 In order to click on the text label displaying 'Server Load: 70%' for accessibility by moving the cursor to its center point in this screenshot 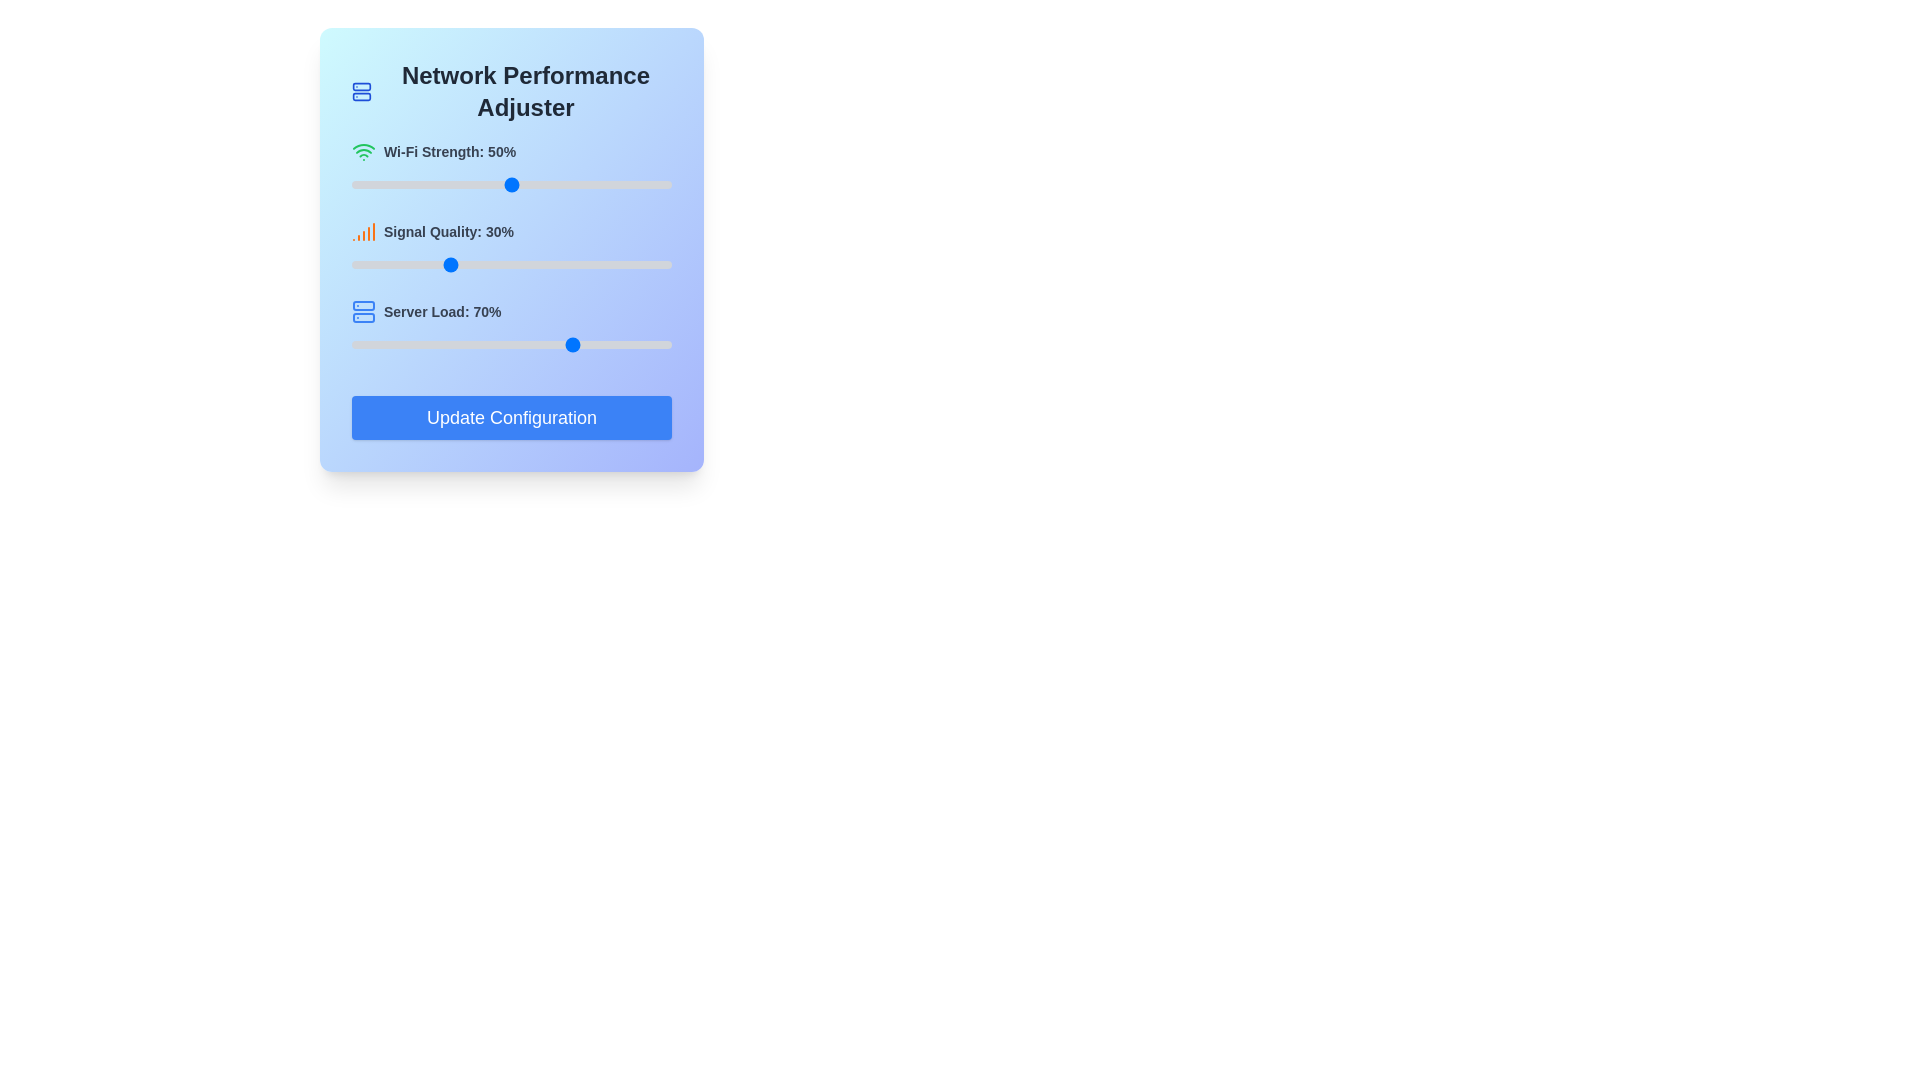, I will do `click(512, 312)`.